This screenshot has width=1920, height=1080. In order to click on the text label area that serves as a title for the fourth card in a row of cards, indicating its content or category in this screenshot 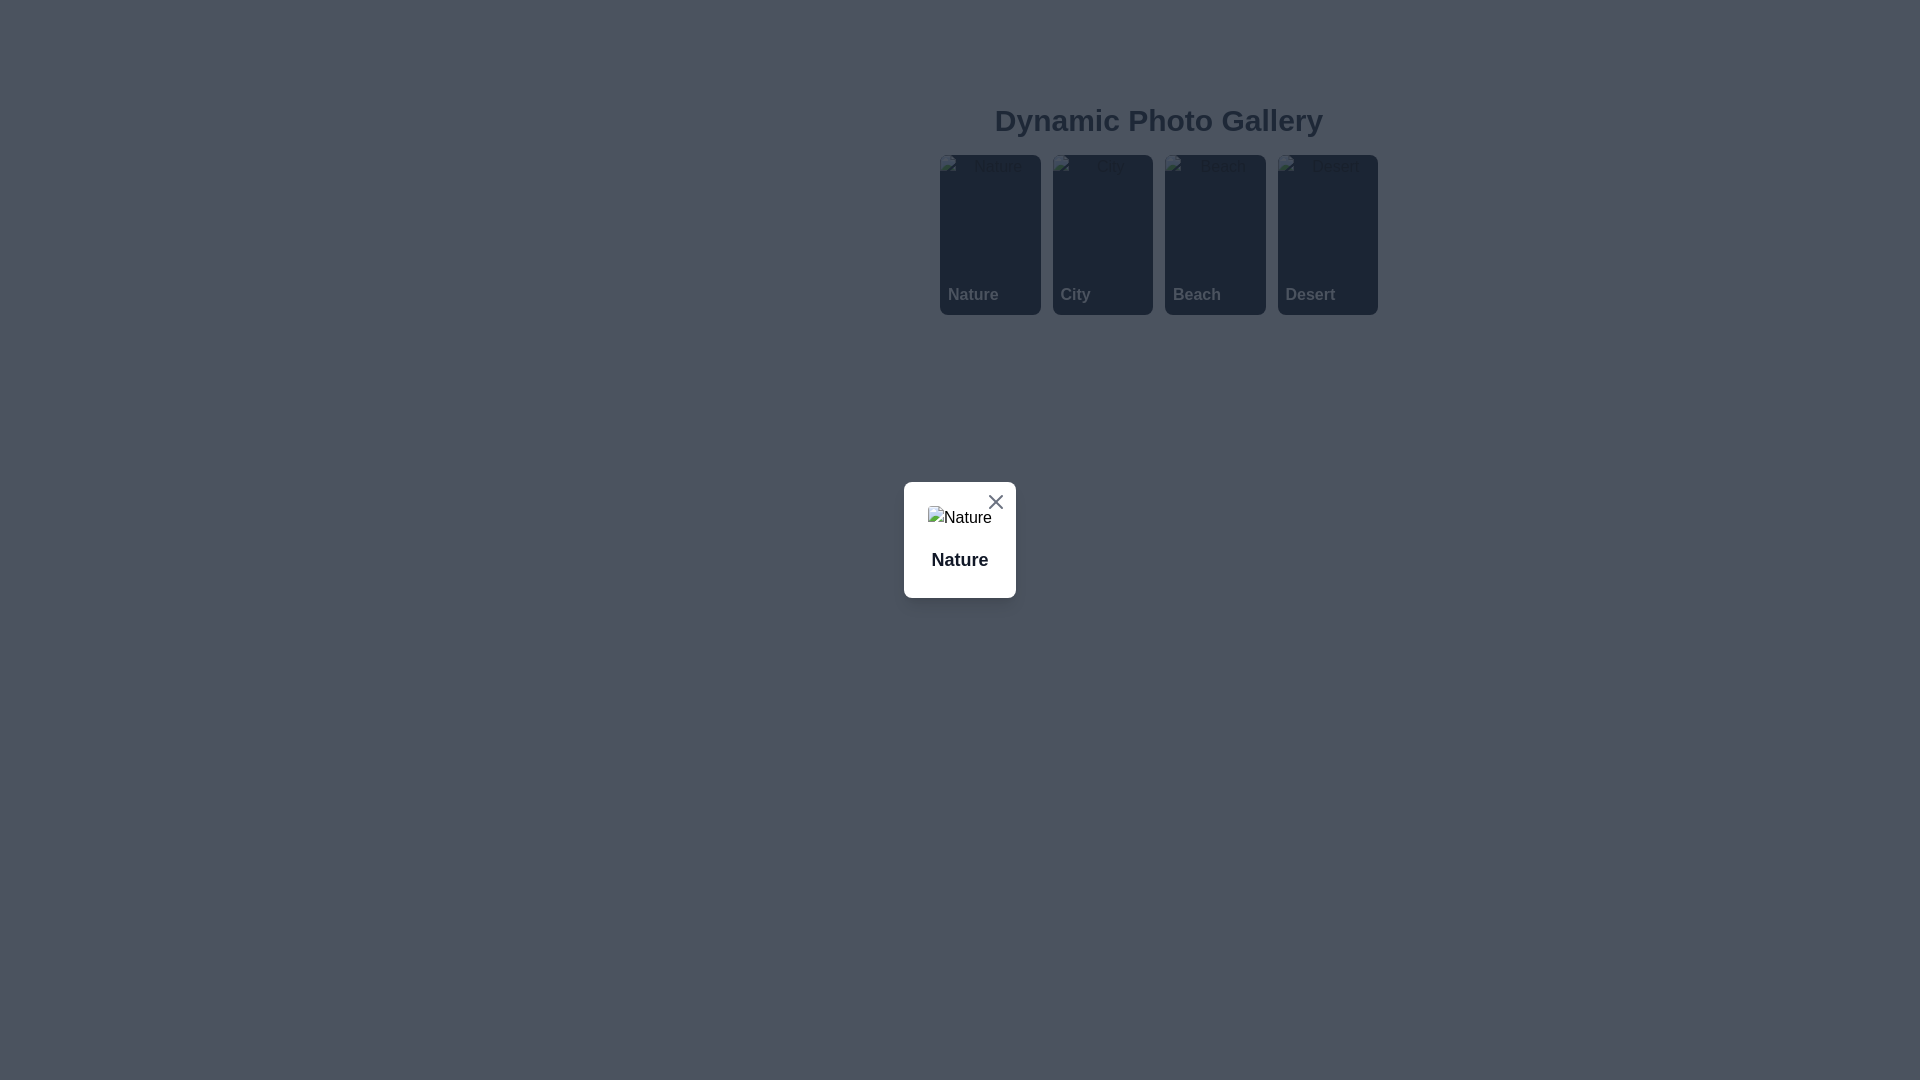, I will do `click(1310, 294)`.